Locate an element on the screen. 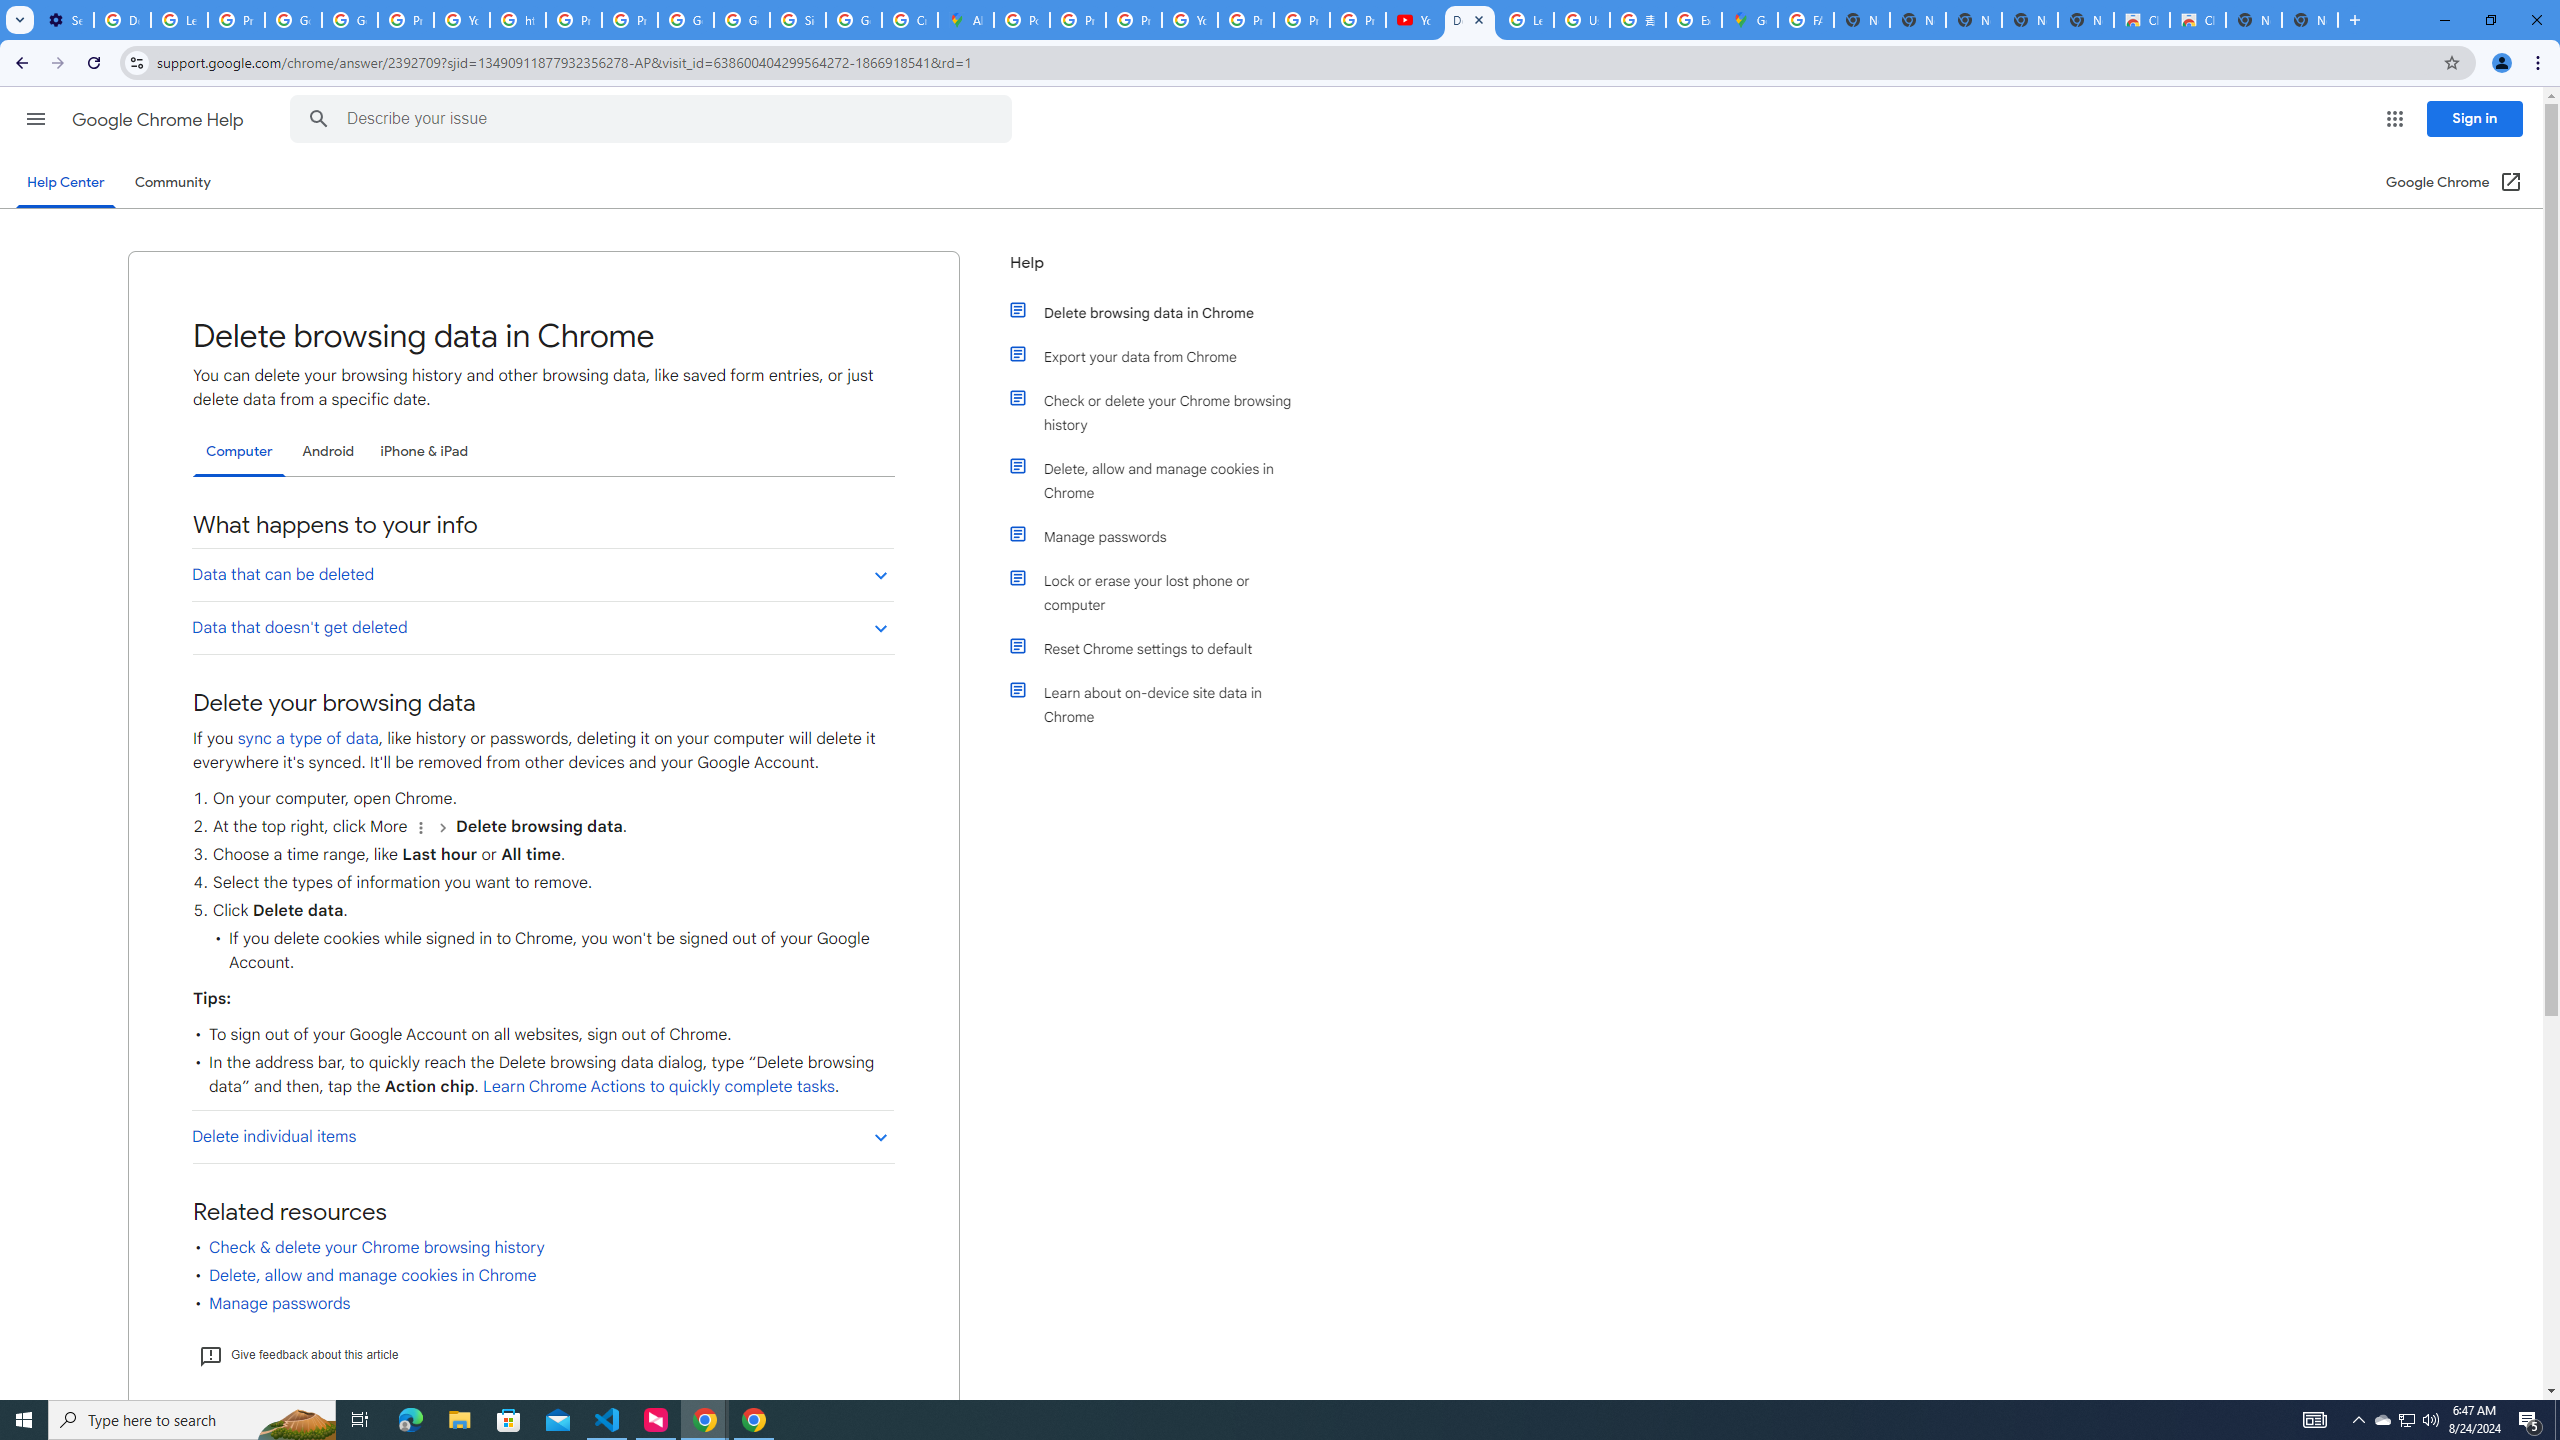 The height and width of the screenshot is (1440, 2560). 'Check & delete your Chrome browsing history' is located at coordinates (376, 1248).